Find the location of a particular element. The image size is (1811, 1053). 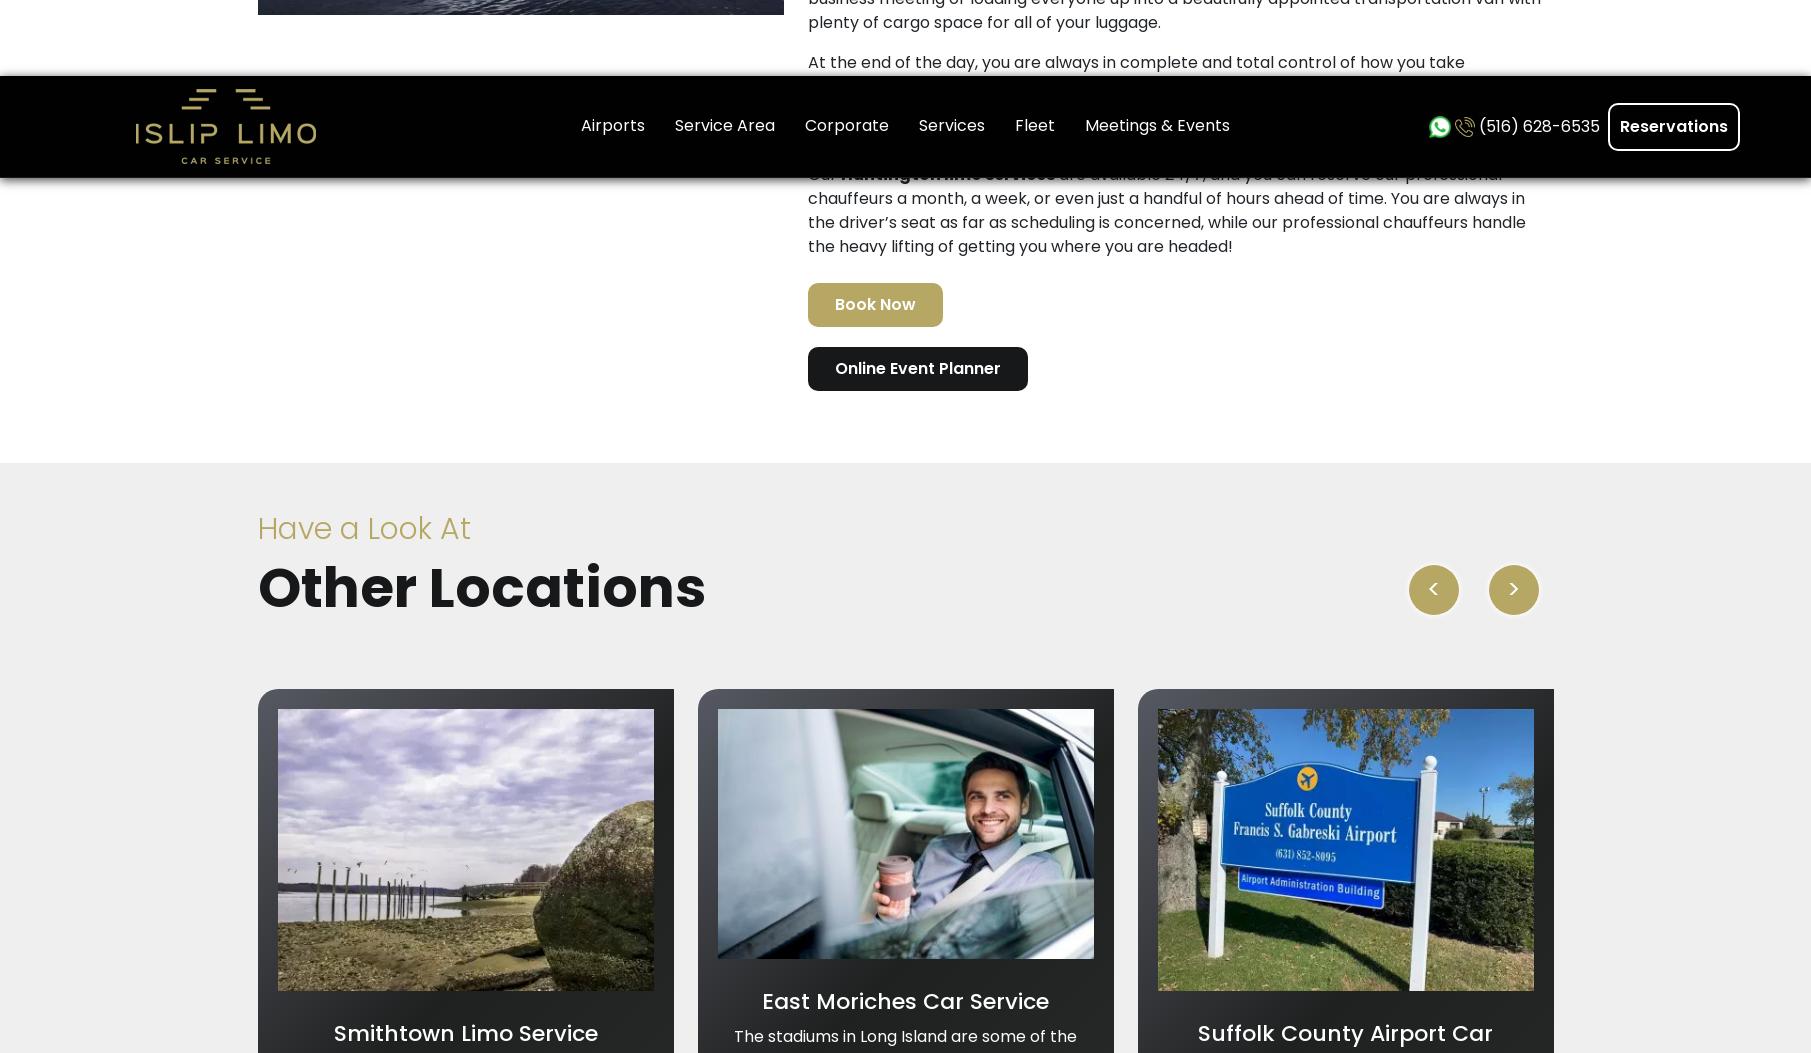

'(631) 983-6927' is located at coordinates (1325, 356).